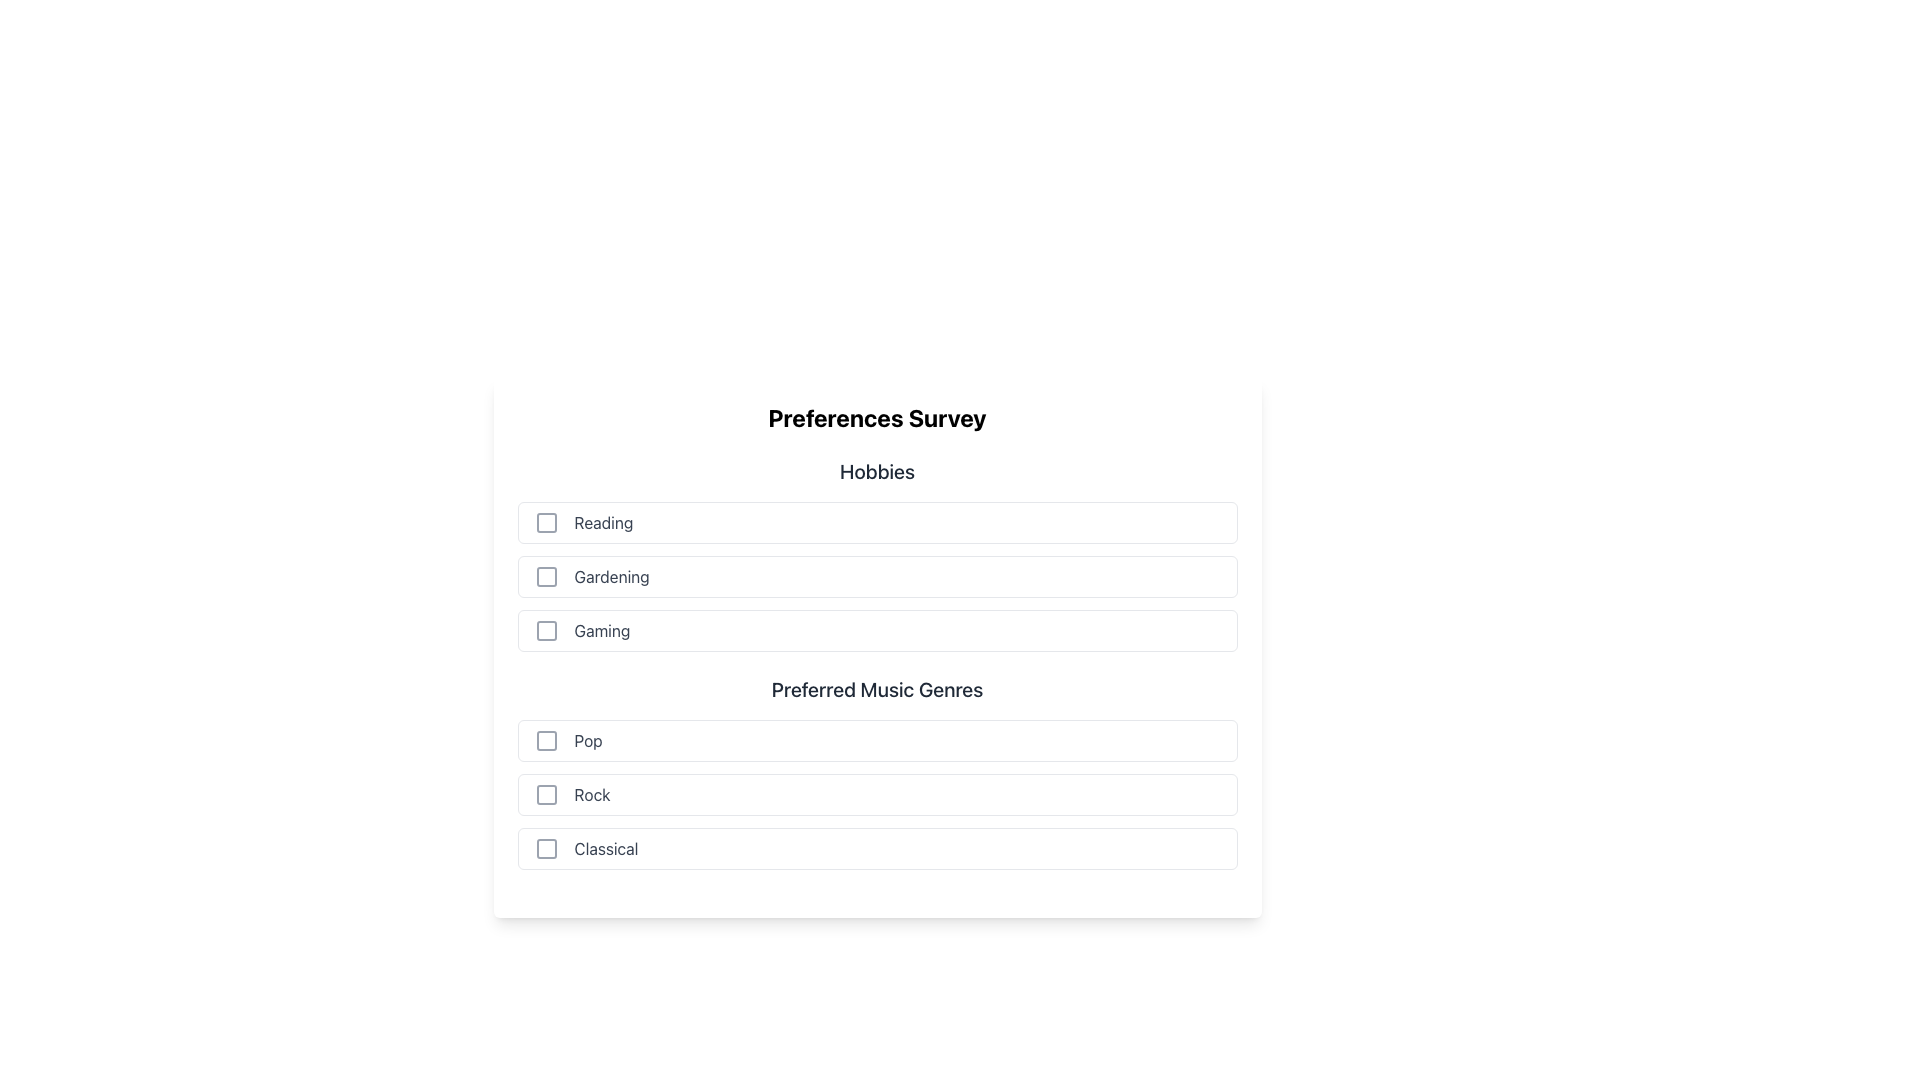 The height and width of the screenshot is (1080, 1920). What do you see at coordinates (546, 577) in the screenshot?
I see `the checkbox indicator for 'Gardening' in the 'Hobbies' section` at bounding box center [546, 577].